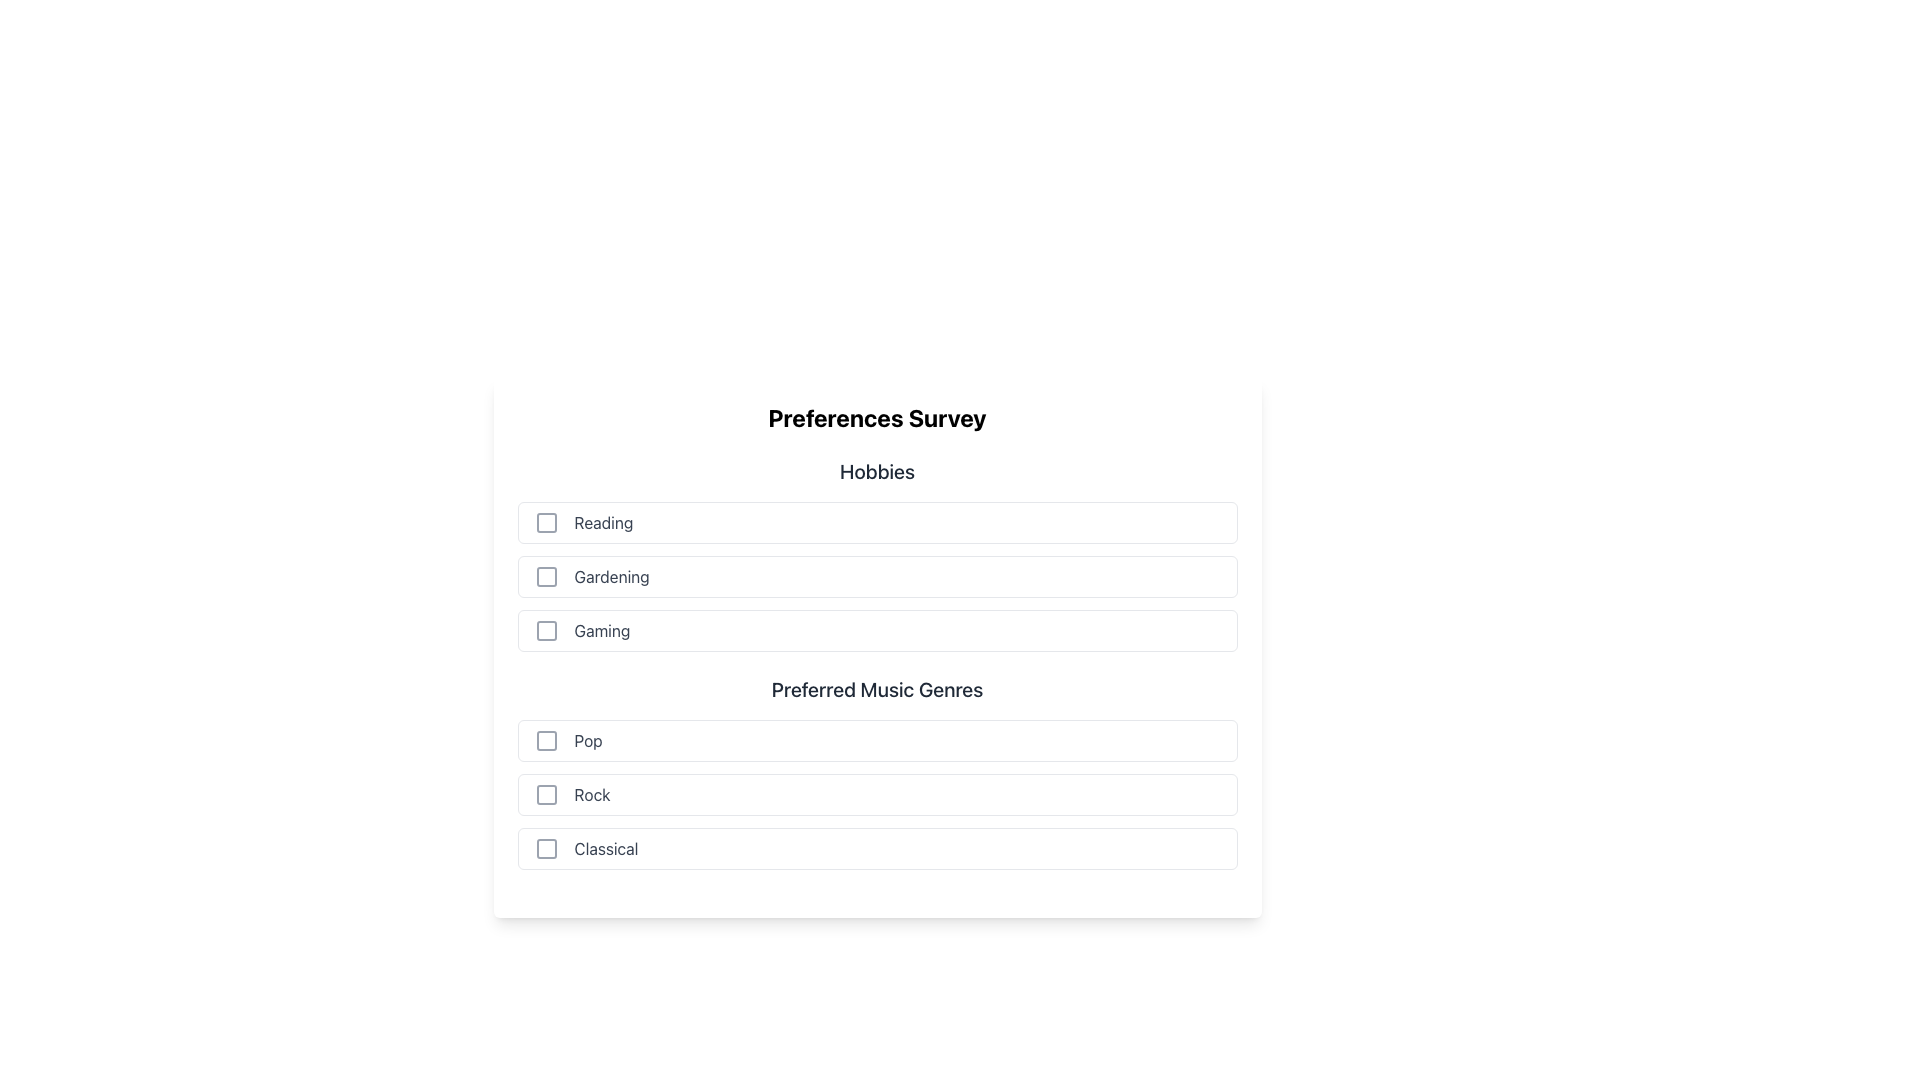 The height and width of the screenshot is (1080, 1920). What do you see at coordinates (546, 577) in the screenshot?
I see `the checkbox indicator for 'Gardening' in the 'Hobbies' section` at bounding box center [546, 577].